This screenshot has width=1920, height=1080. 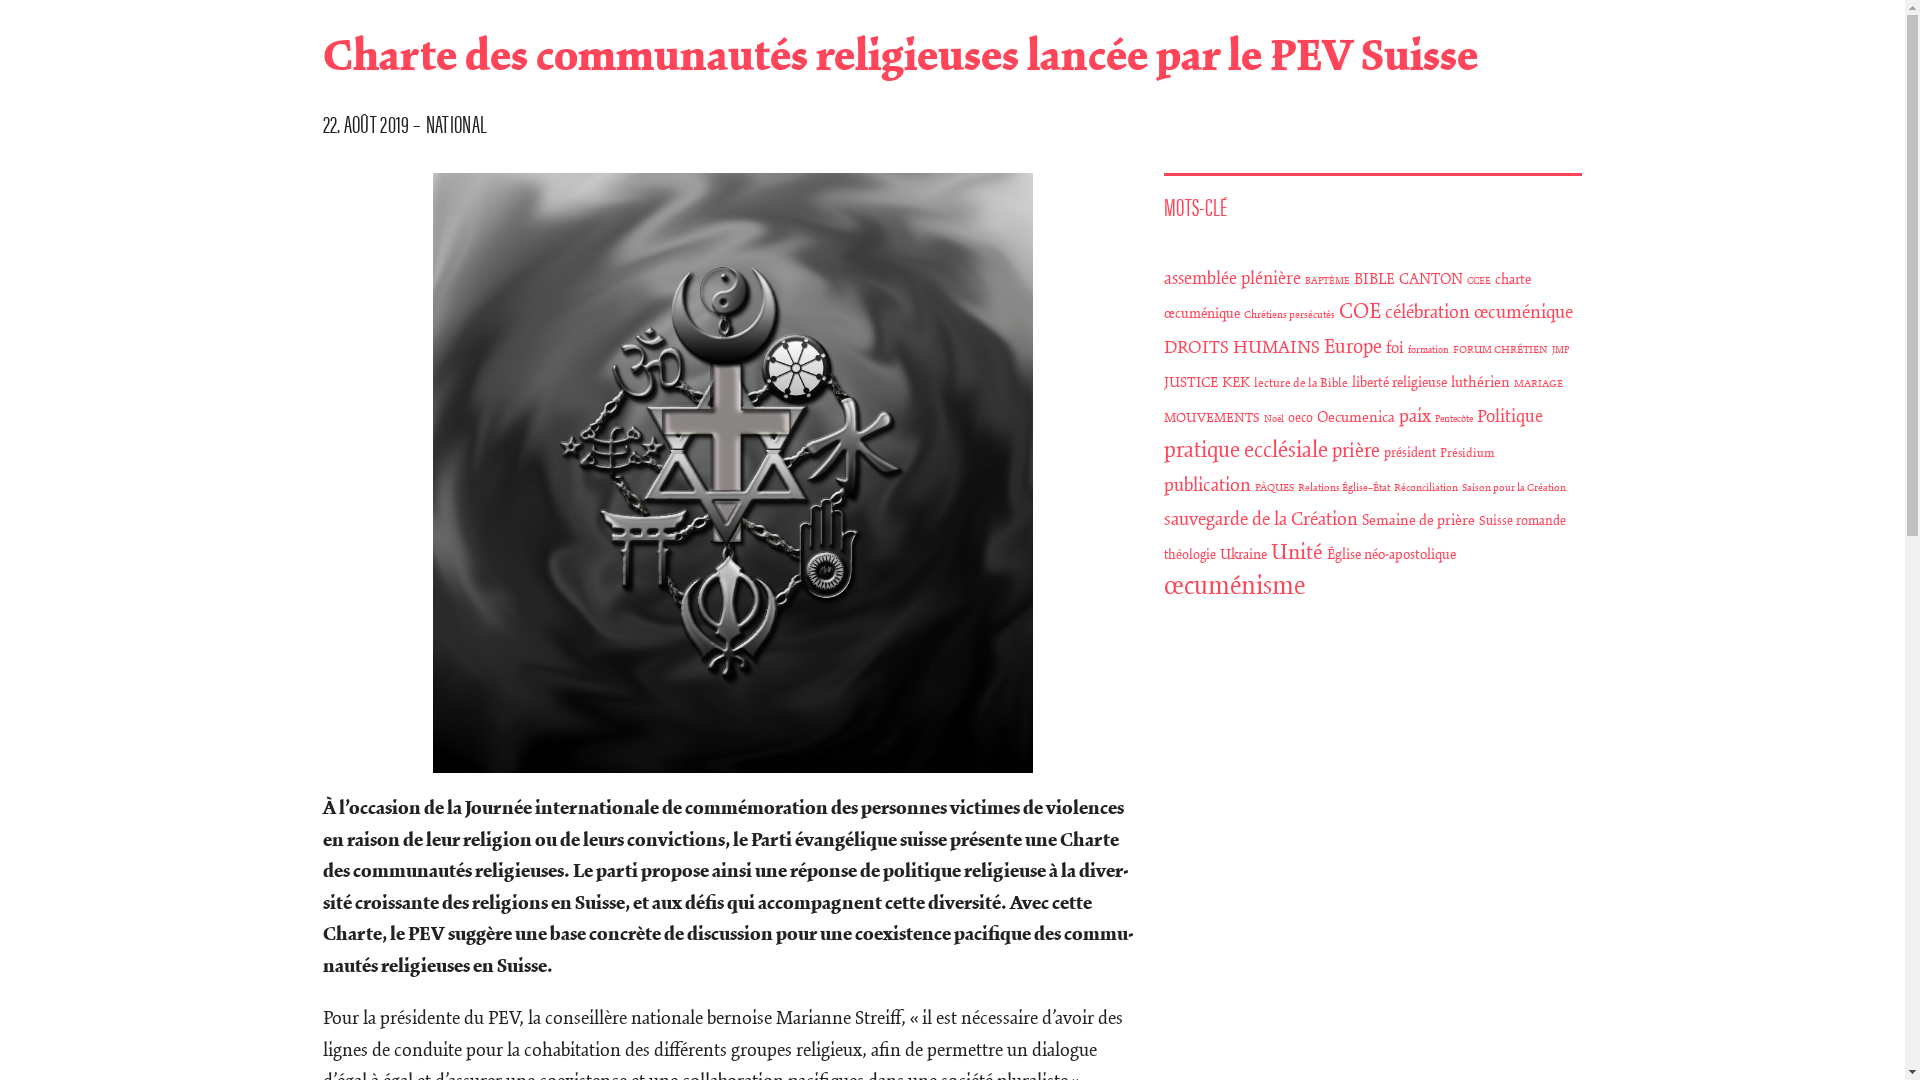 I want to click on 'DROITS HUMAINS', so click(x=1241, y=346).